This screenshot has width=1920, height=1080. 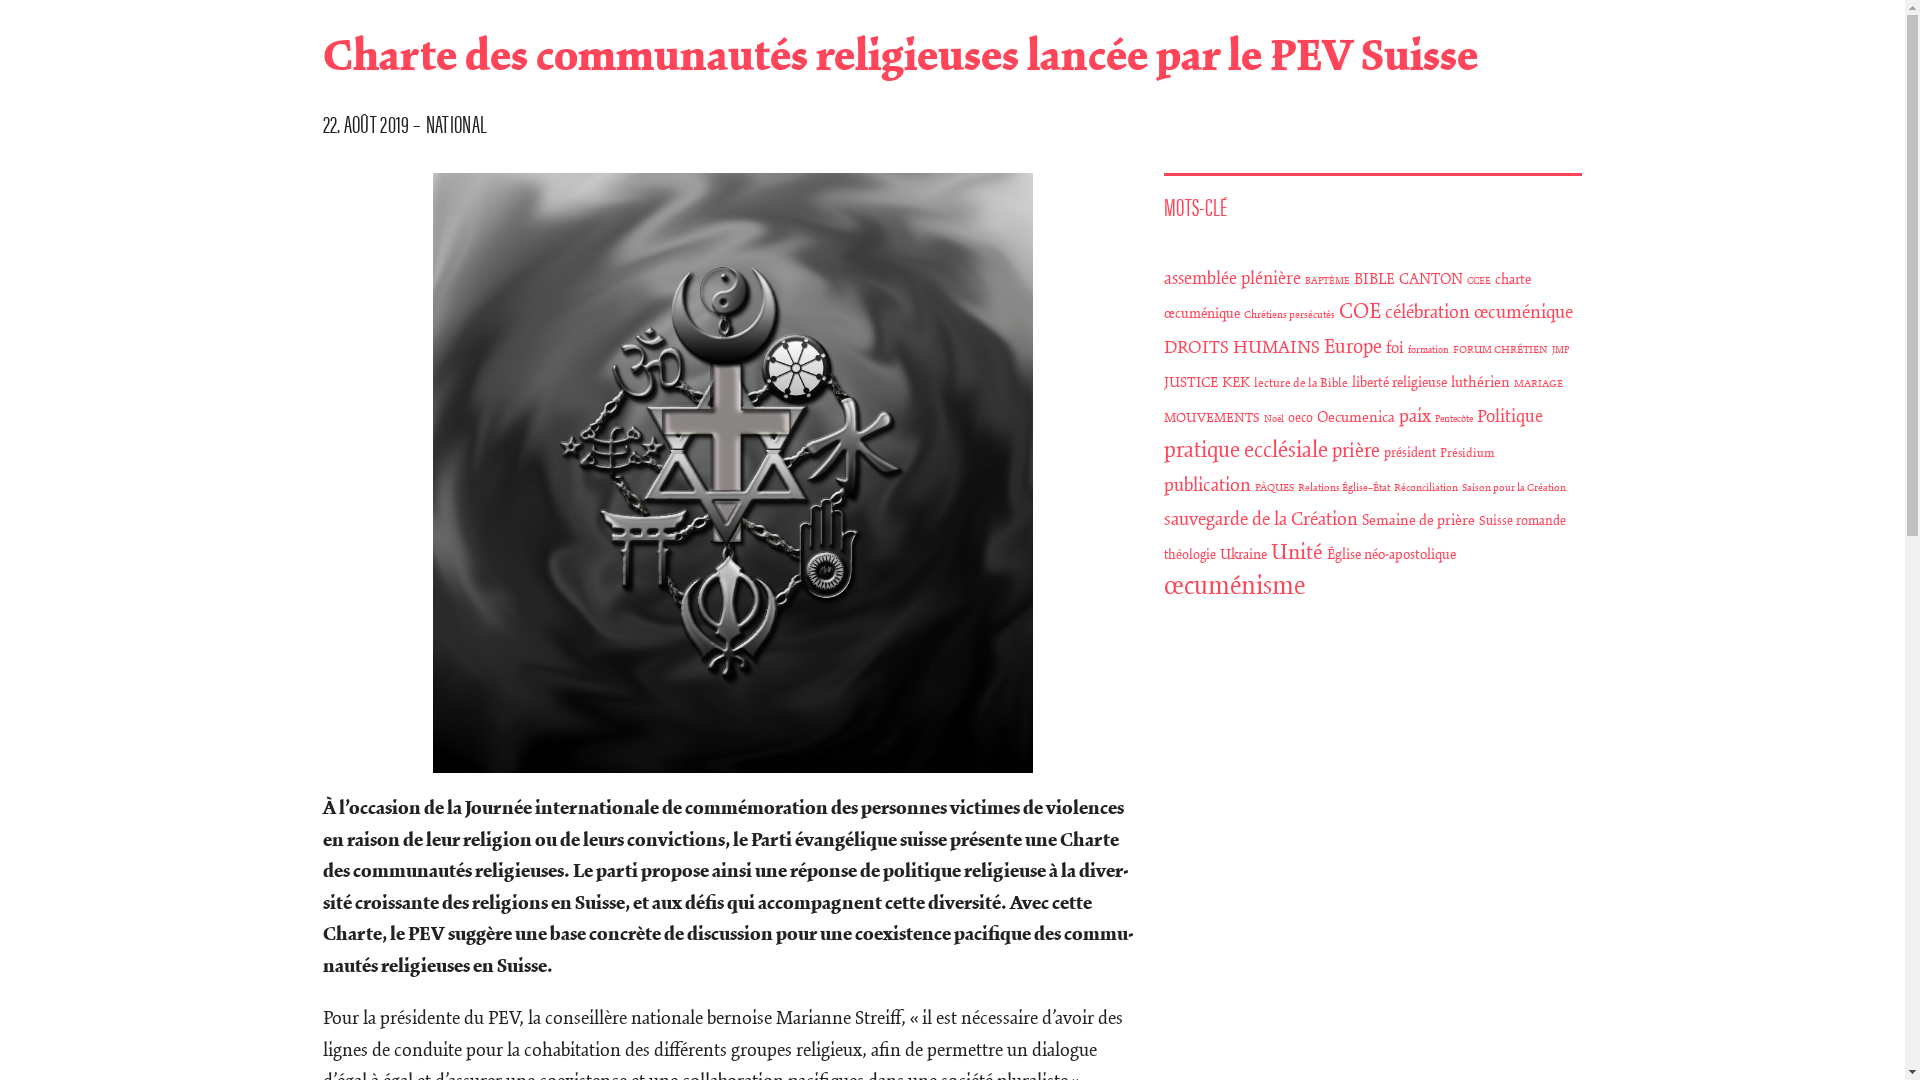 I want to click on 'DROITS HUMAINS', so click(x=1241, y=346).